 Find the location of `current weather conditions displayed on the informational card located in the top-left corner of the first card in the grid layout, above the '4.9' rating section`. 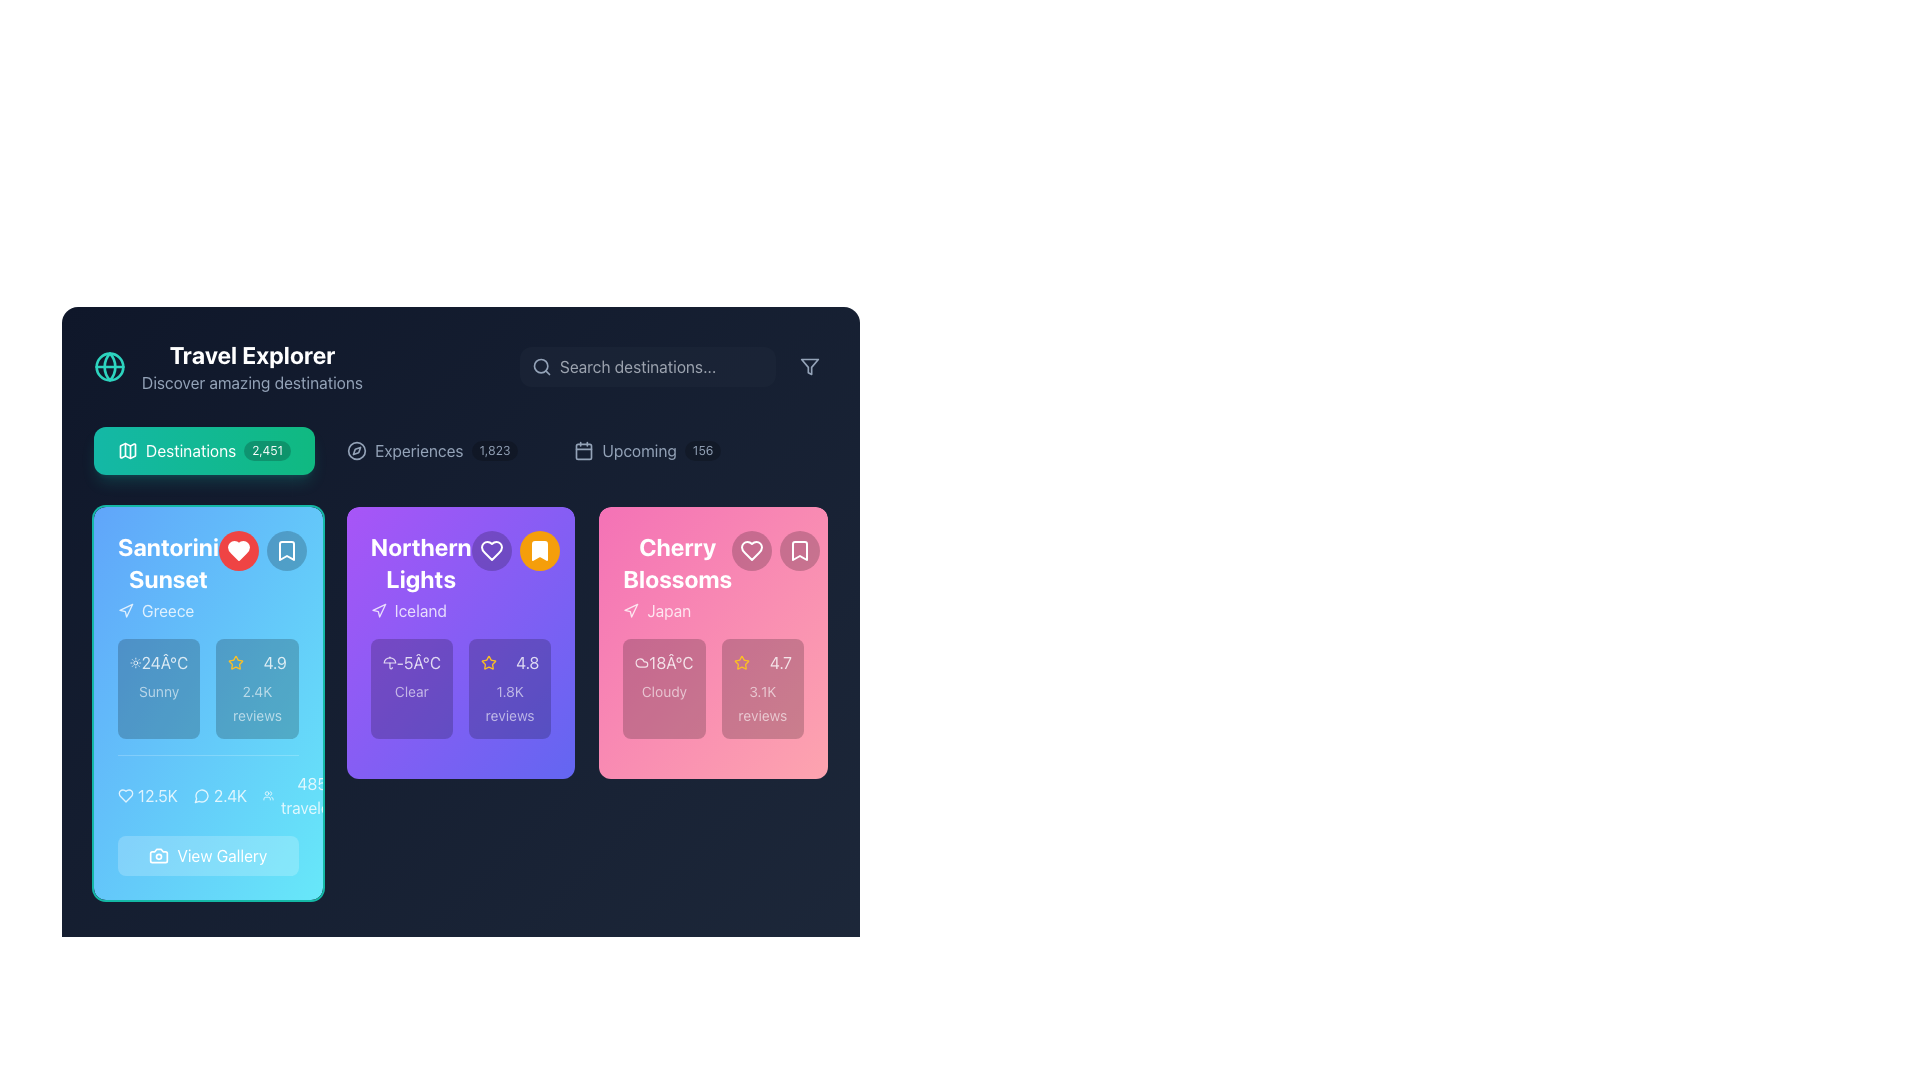

current weather conditions displayed on the informational card located in the top-left corner of the first card in the grid layout, above the '4.9' rating section is located at coordinates (158, 688).